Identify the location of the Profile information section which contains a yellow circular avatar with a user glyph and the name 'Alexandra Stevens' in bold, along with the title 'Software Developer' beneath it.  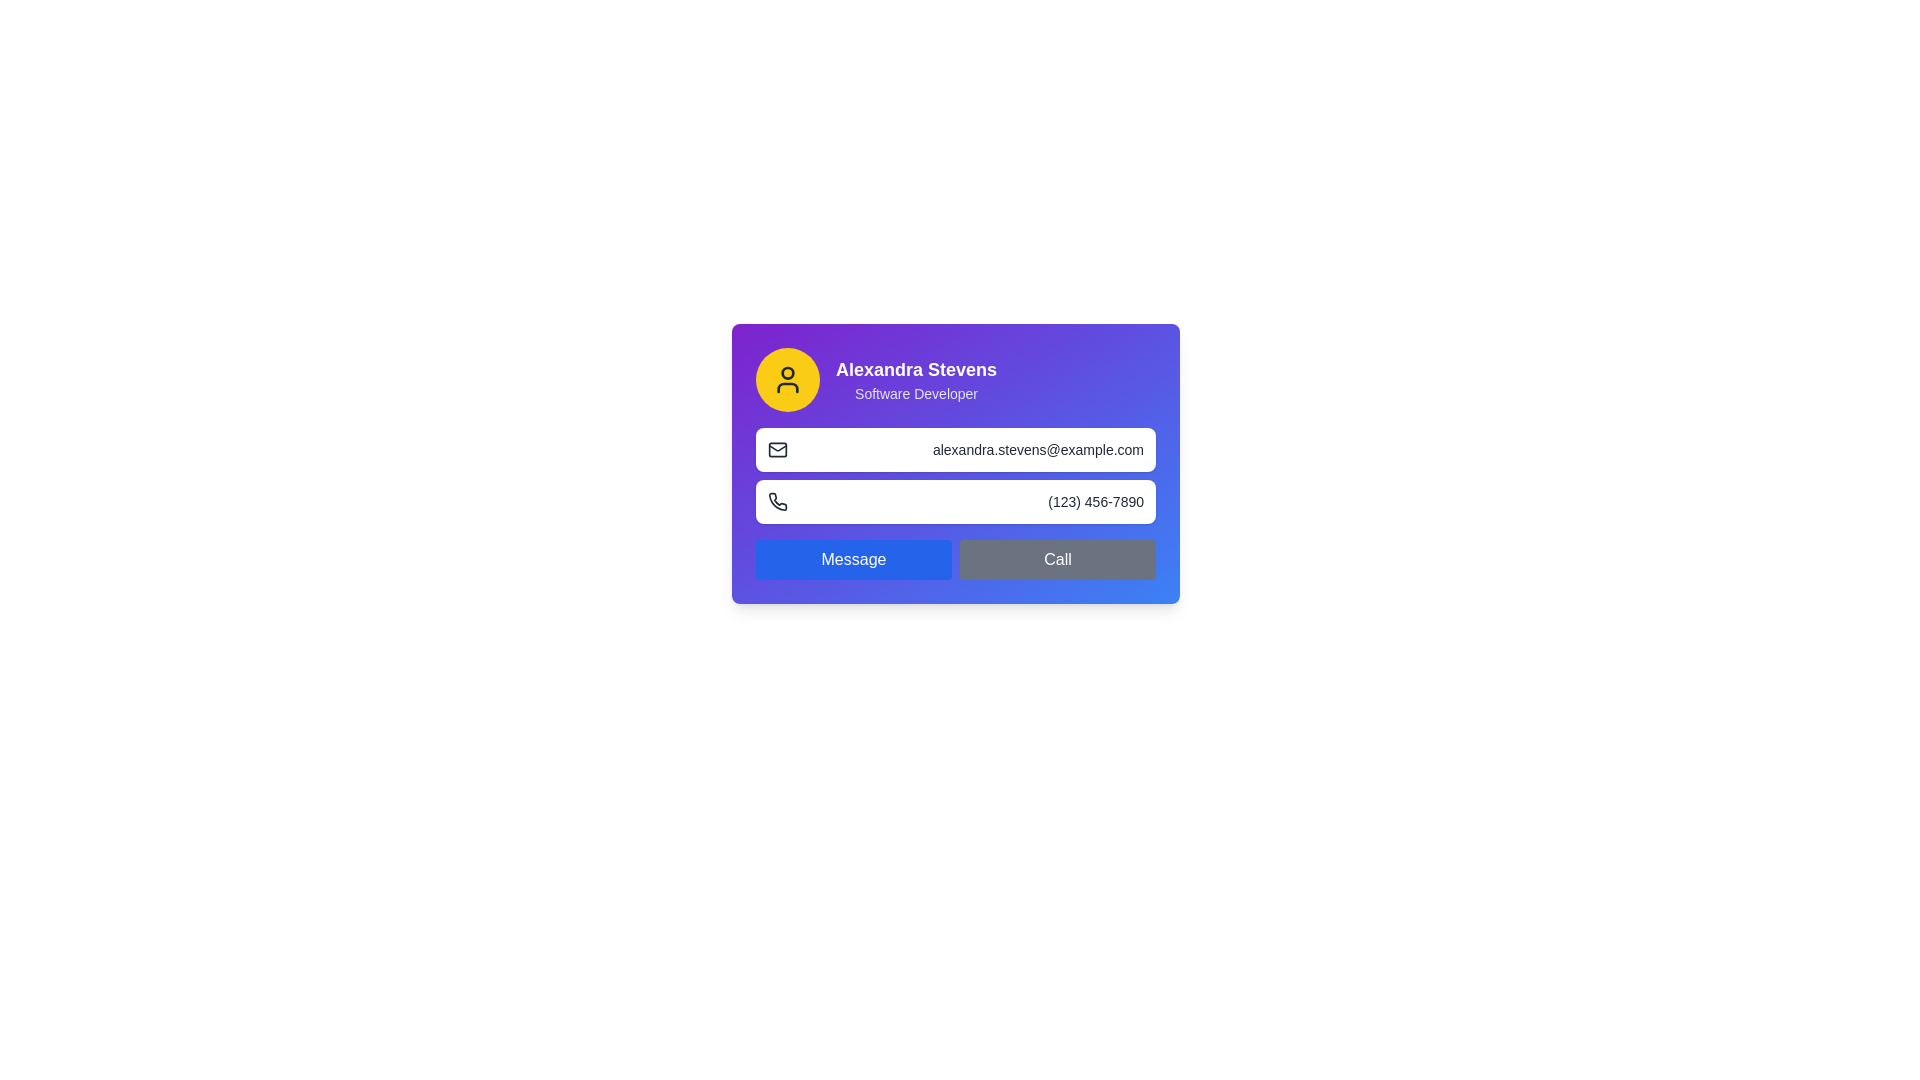
(954, 380).